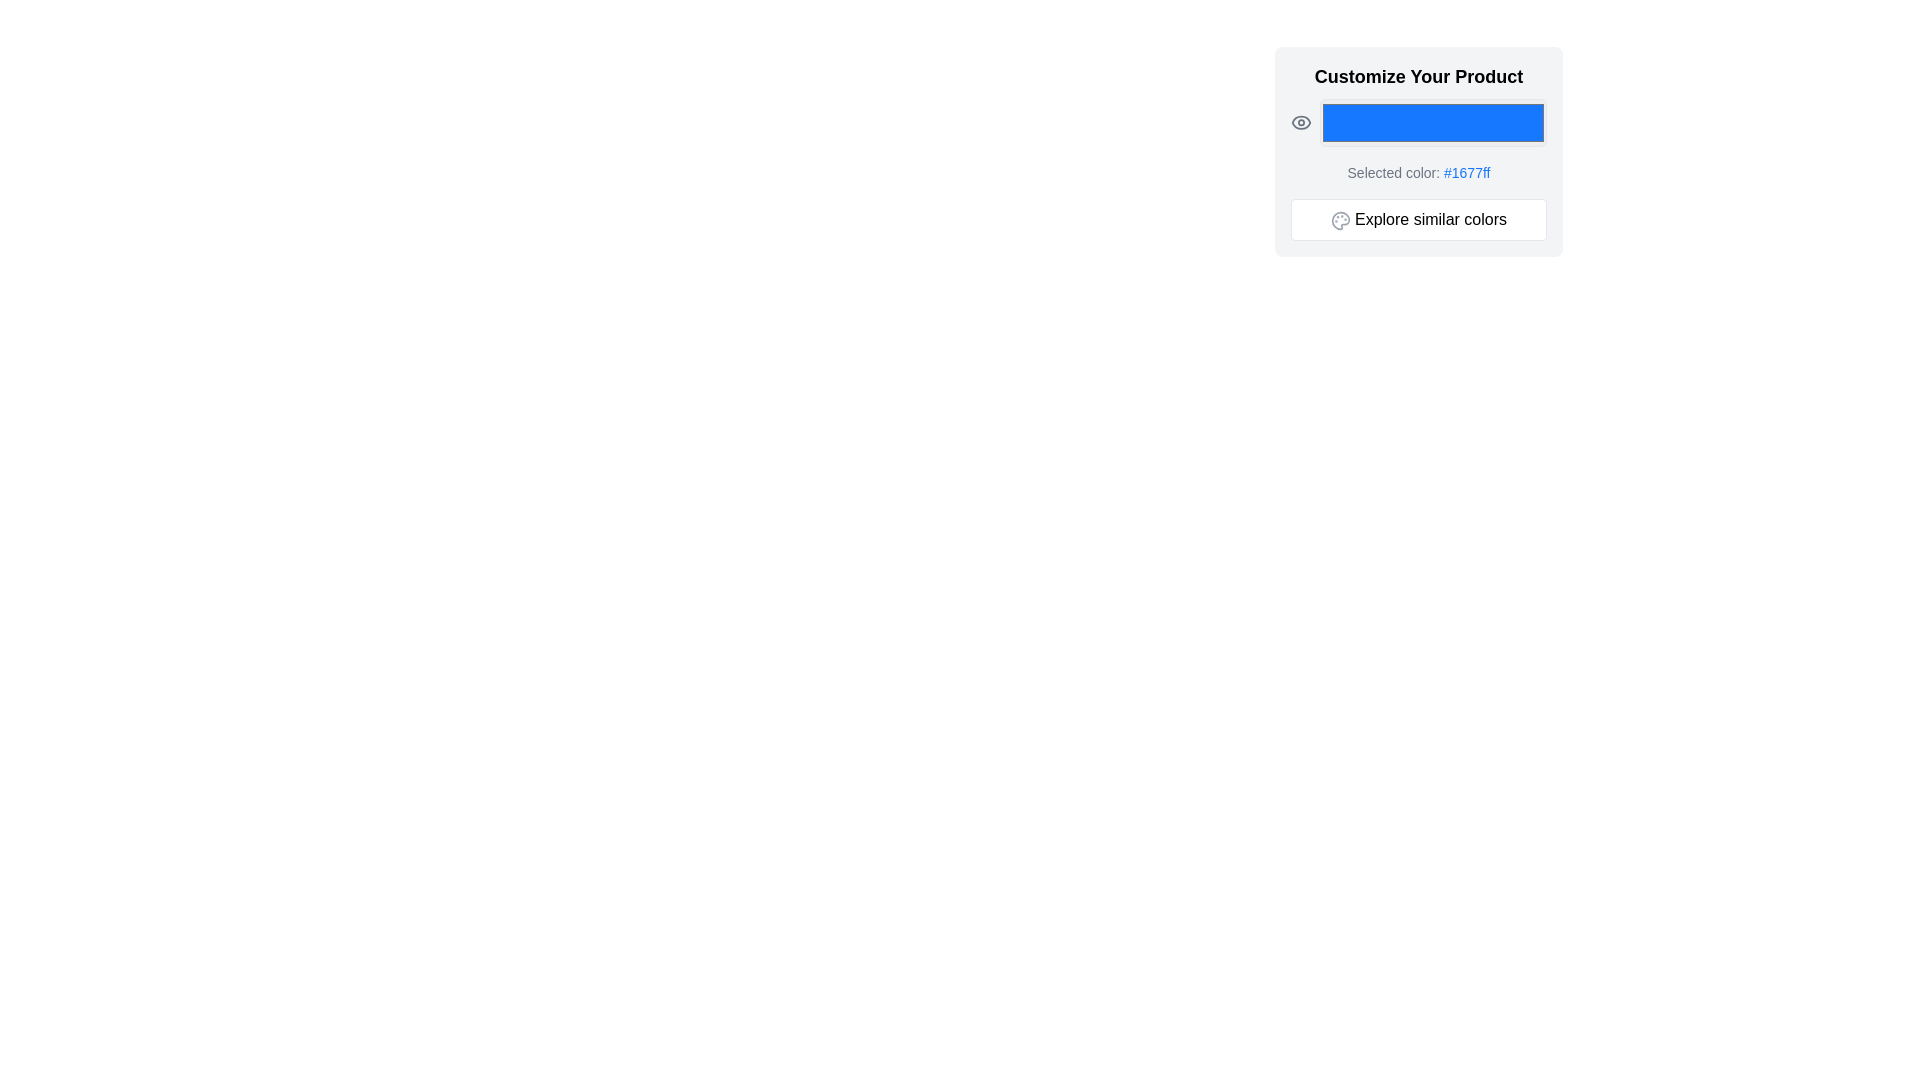 The height and width of the screenshot is (1080, 1920). What do you see at coordinates (1432, 123) in the screenshot?
I see `the color input field with a blue fill, labeled as selected color #1677ff` at bounding box center [1432, 123].